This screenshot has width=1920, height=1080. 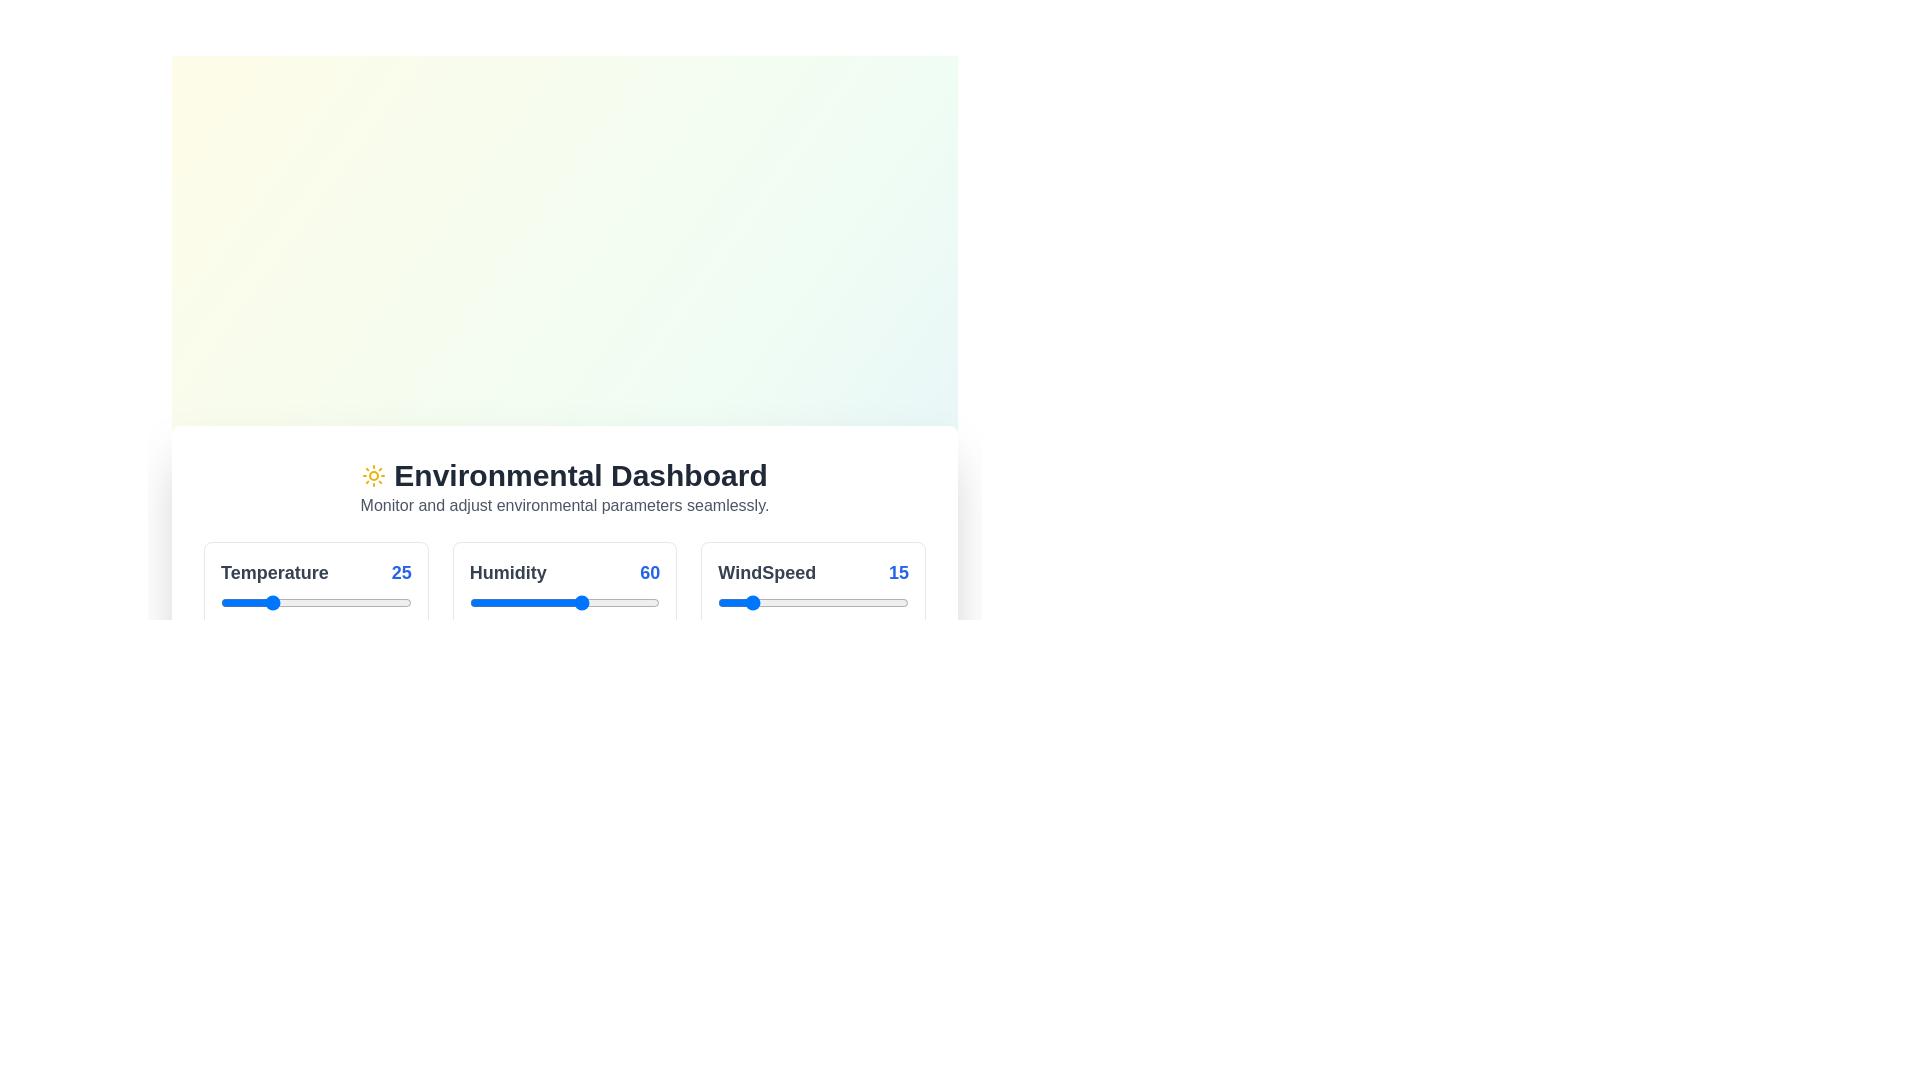 What do you see at coordinates (584, 601) in the screenshot?
I see `the Humidity slider` at bounding box center [584, 601].